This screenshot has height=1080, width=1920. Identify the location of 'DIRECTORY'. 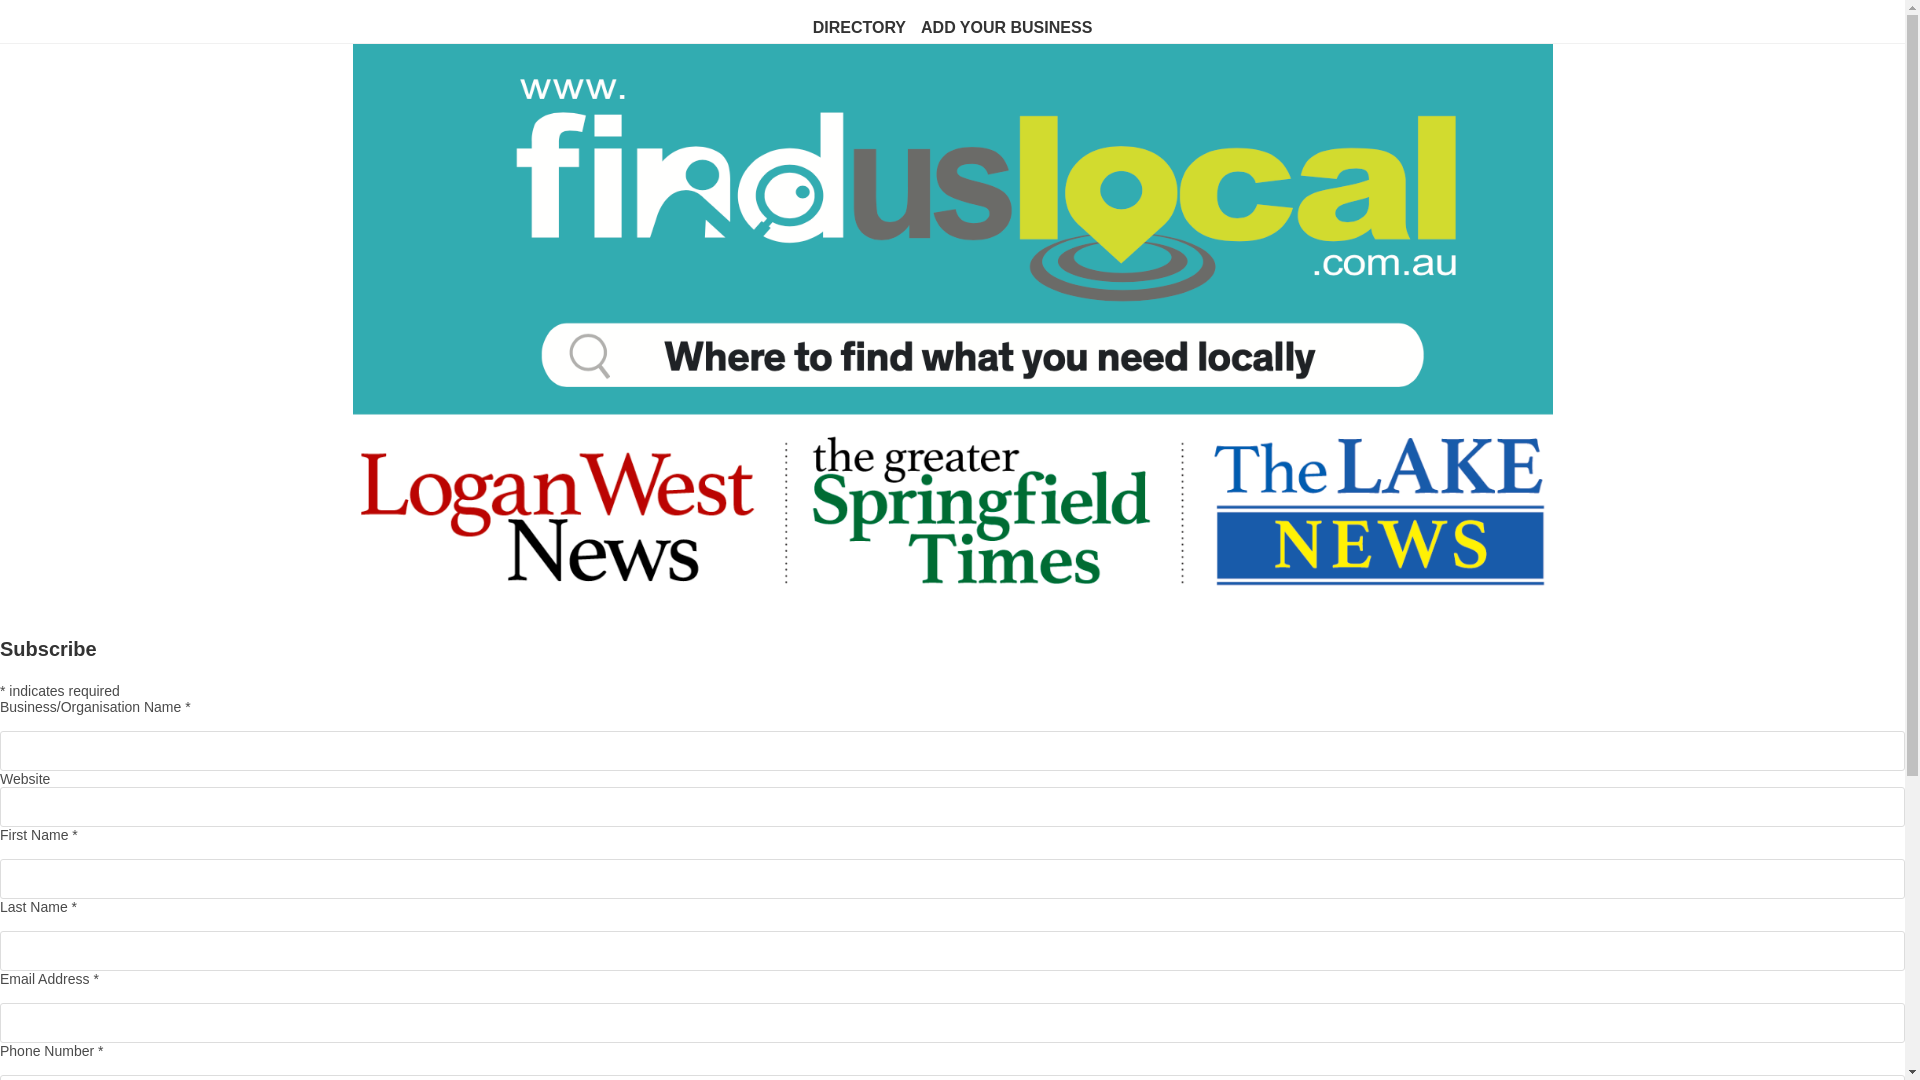
(859, 28).